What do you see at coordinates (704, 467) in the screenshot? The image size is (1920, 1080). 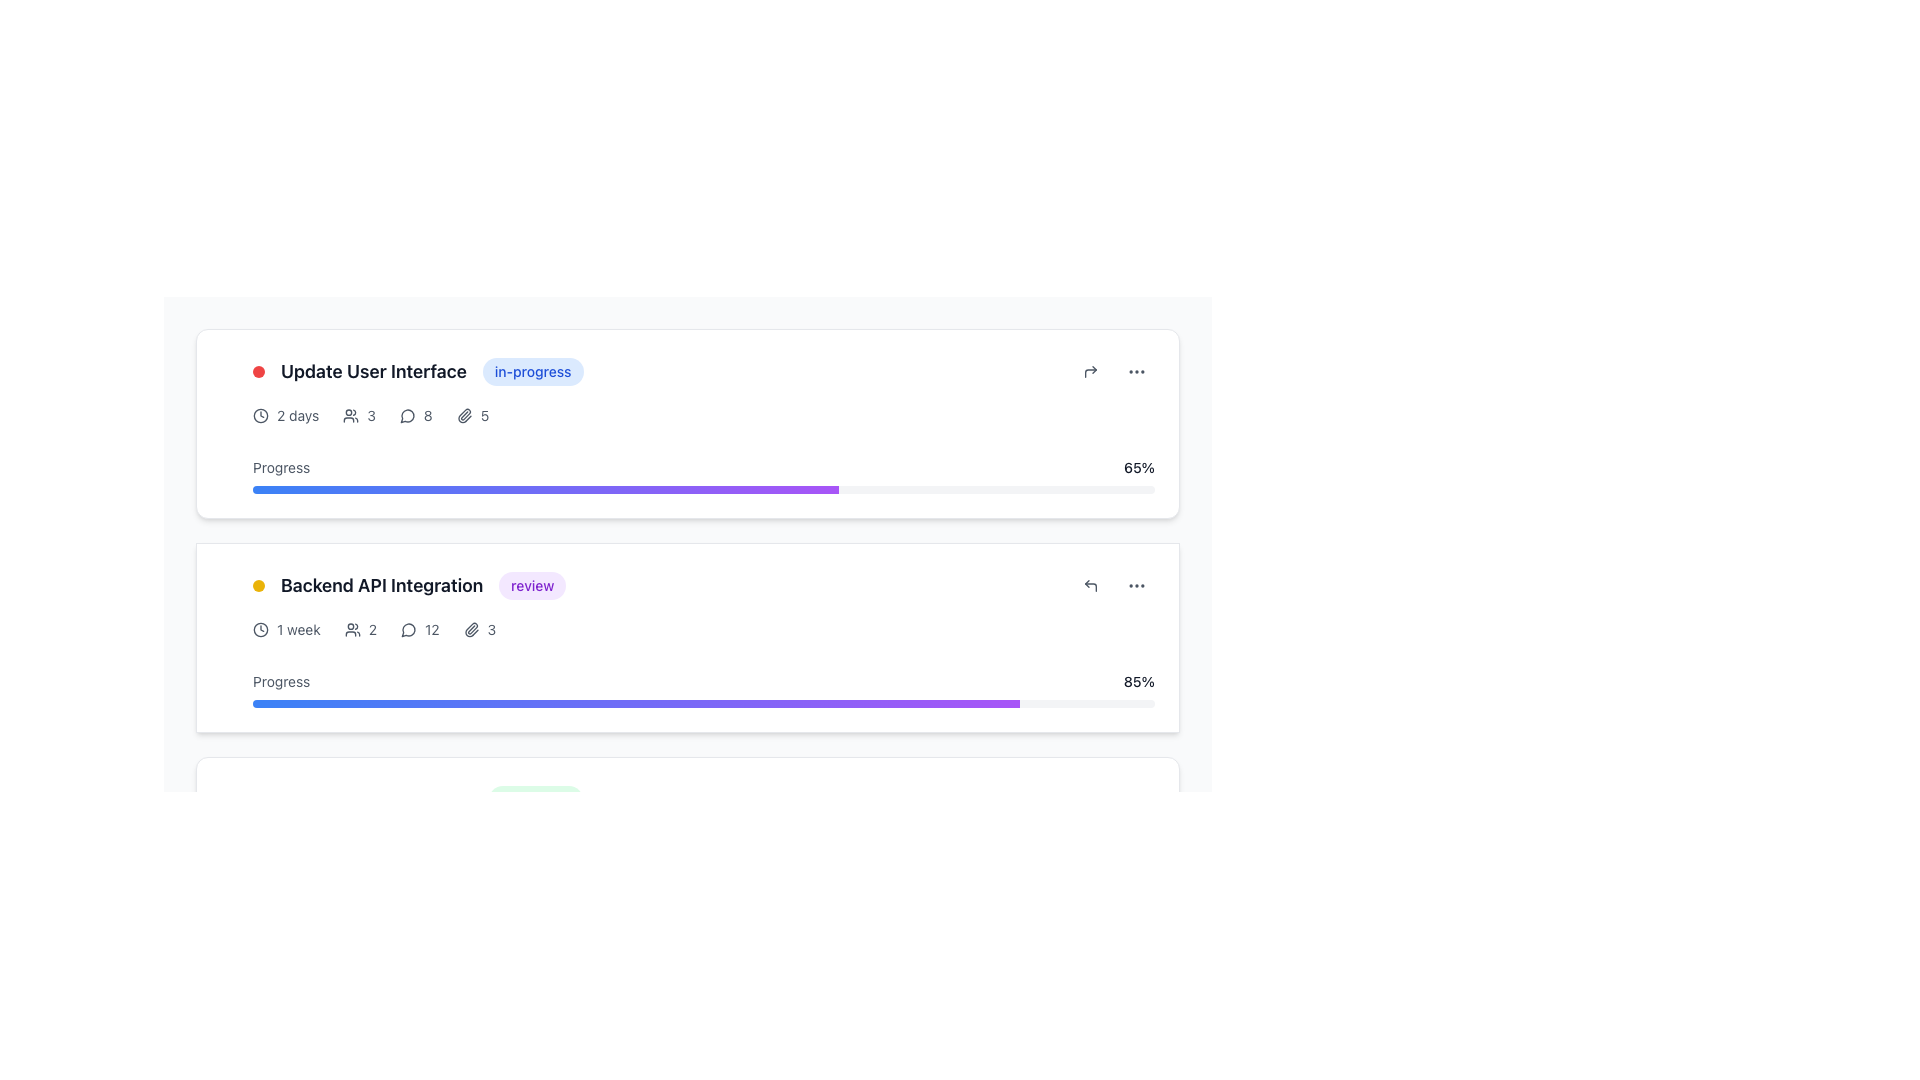 I see `the progress bar located within the 'Update User Interface' card section, which visually indicates the completion percentage of a task or project` at bounding box center [704, 467].